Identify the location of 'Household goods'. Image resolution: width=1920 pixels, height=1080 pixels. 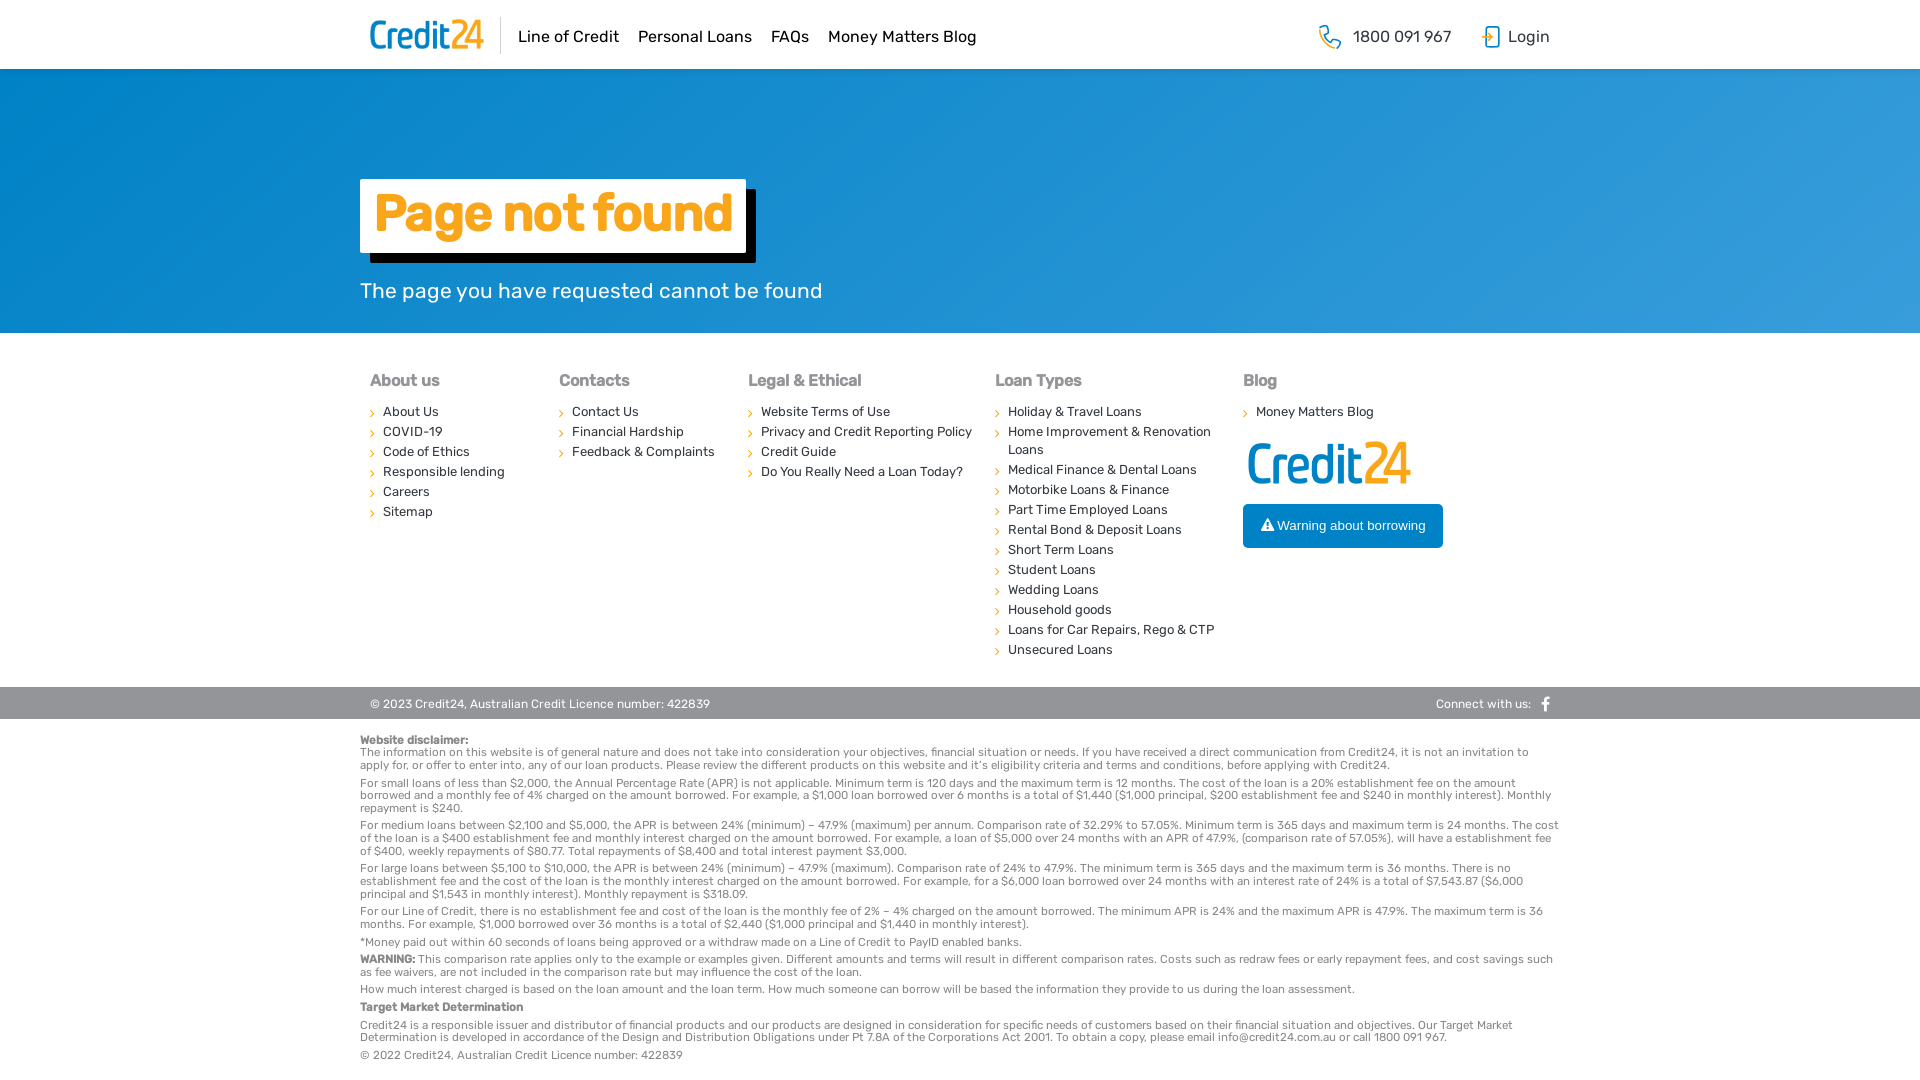
(1106, 608).